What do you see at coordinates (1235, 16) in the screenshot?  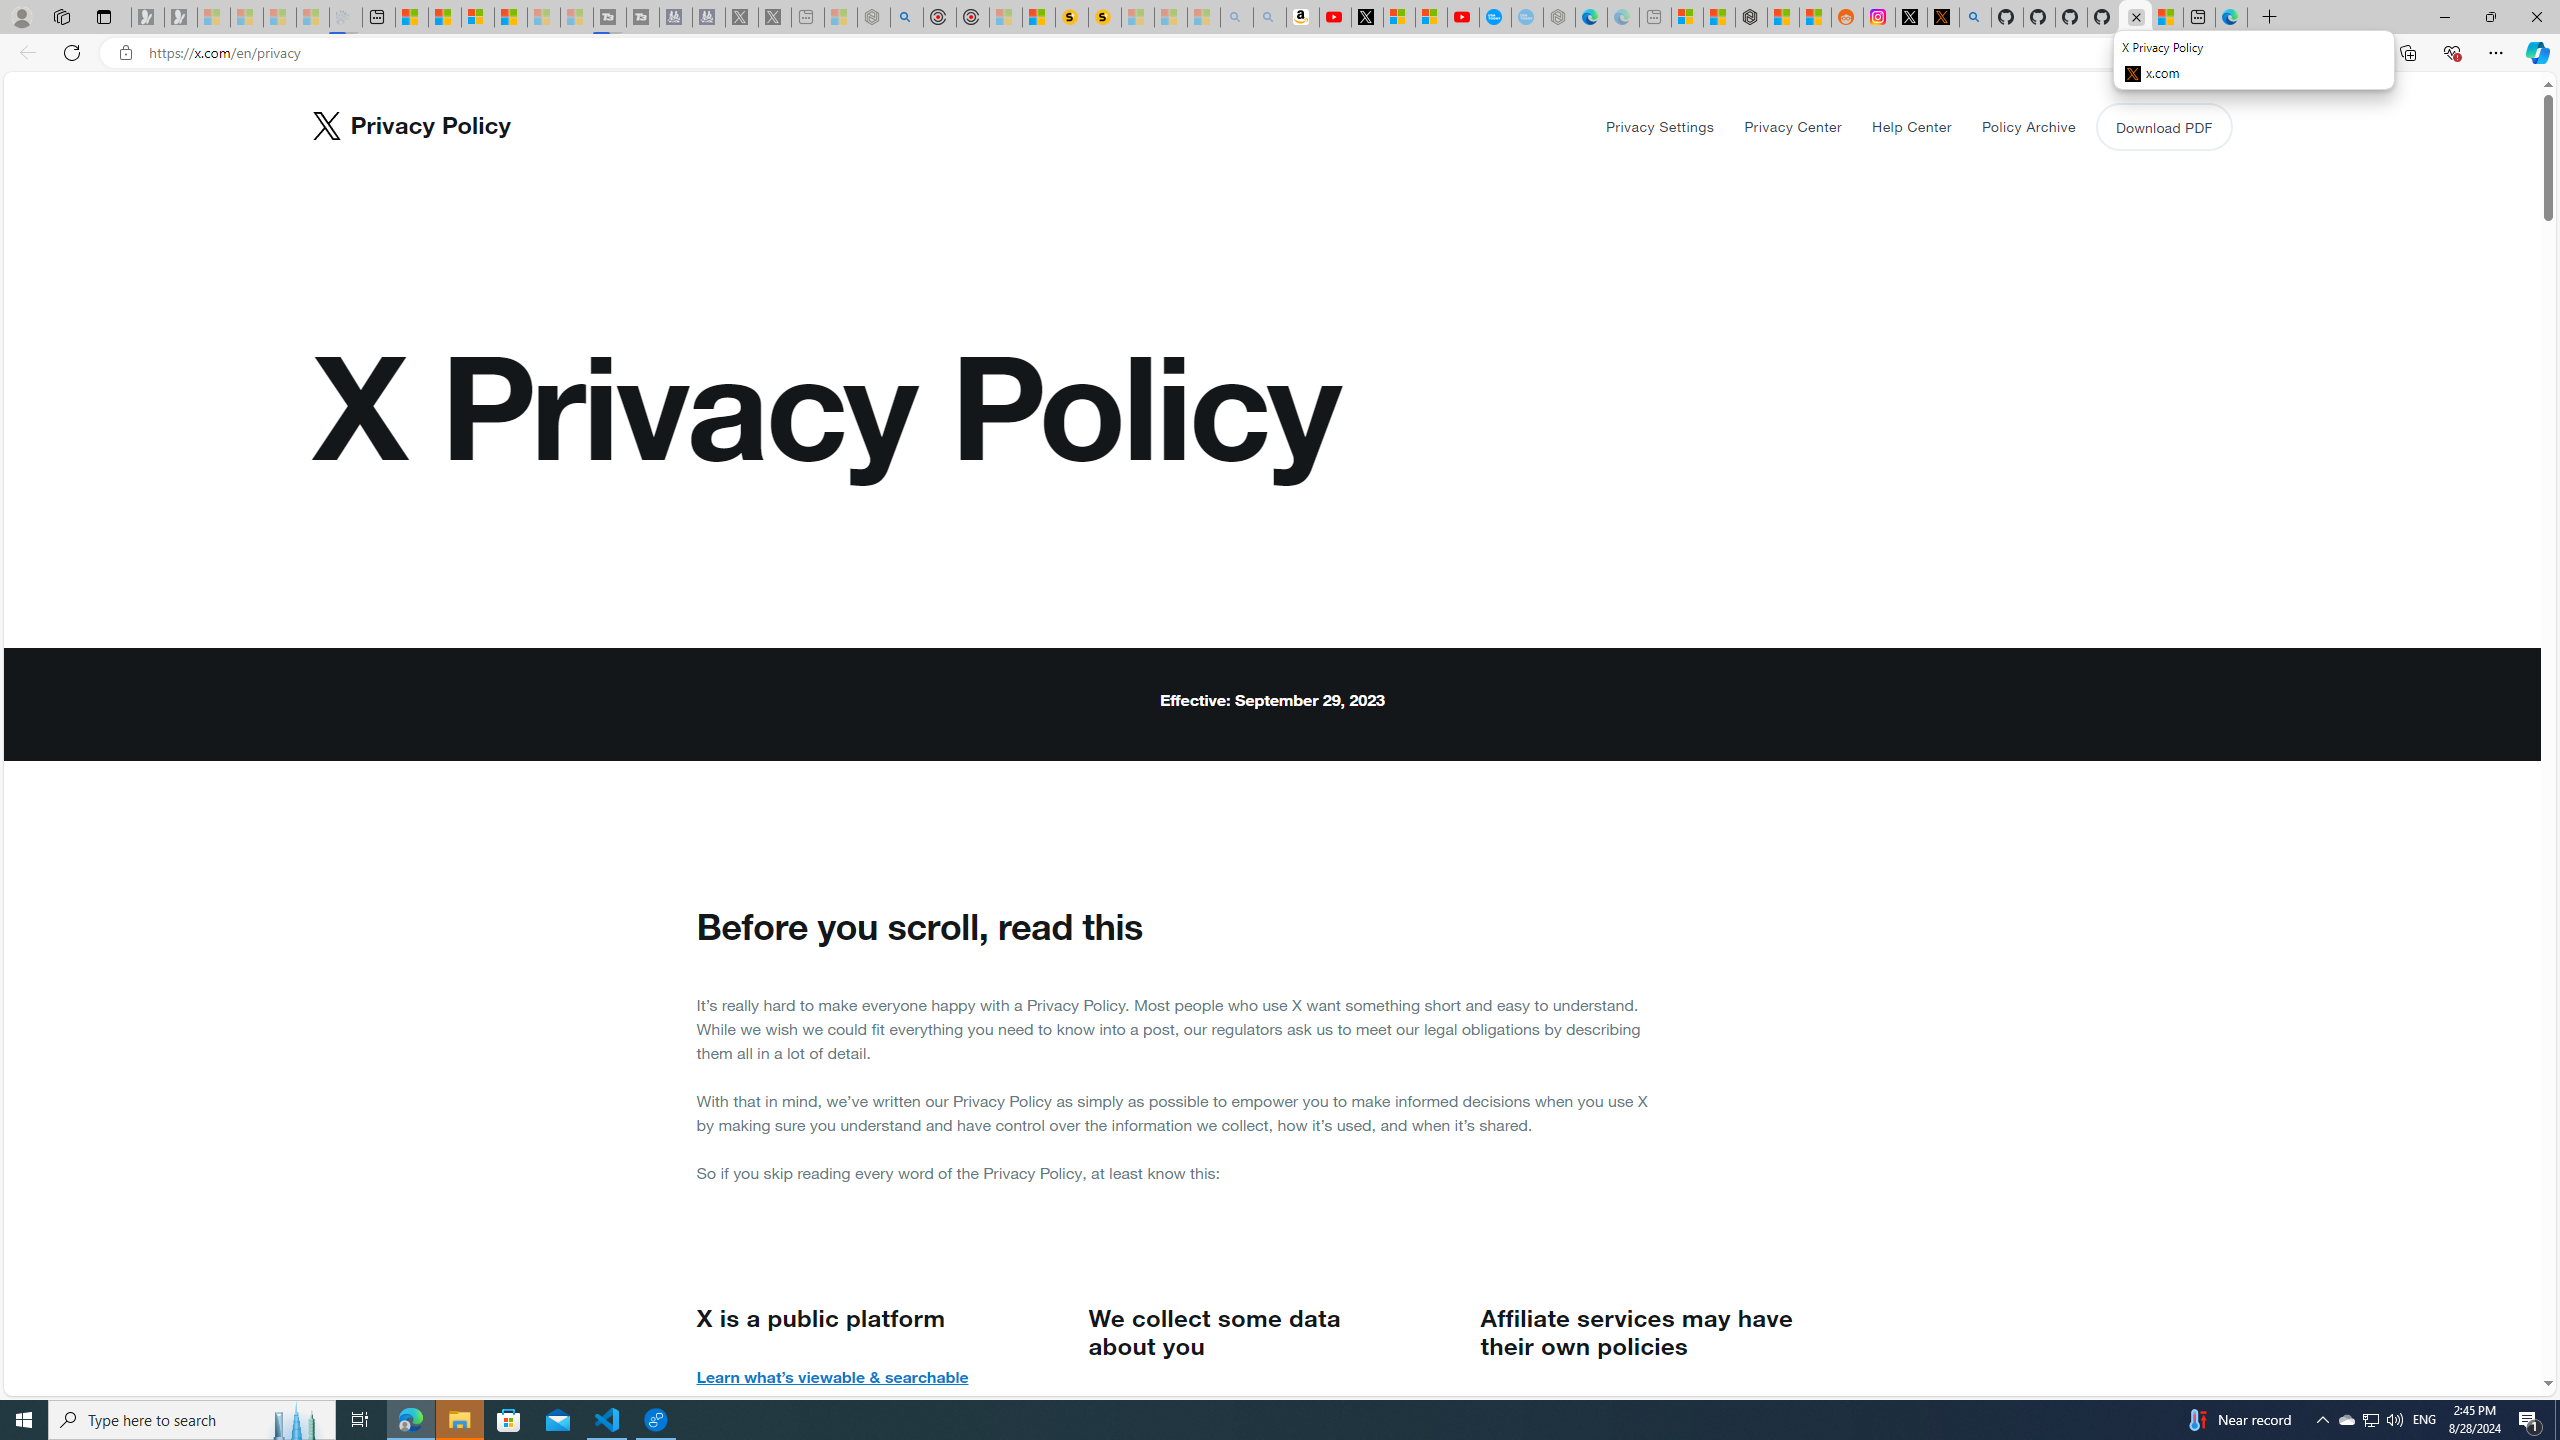 I see `'amazon - Search - Sleeping'` at bounding box center [1235, 16].